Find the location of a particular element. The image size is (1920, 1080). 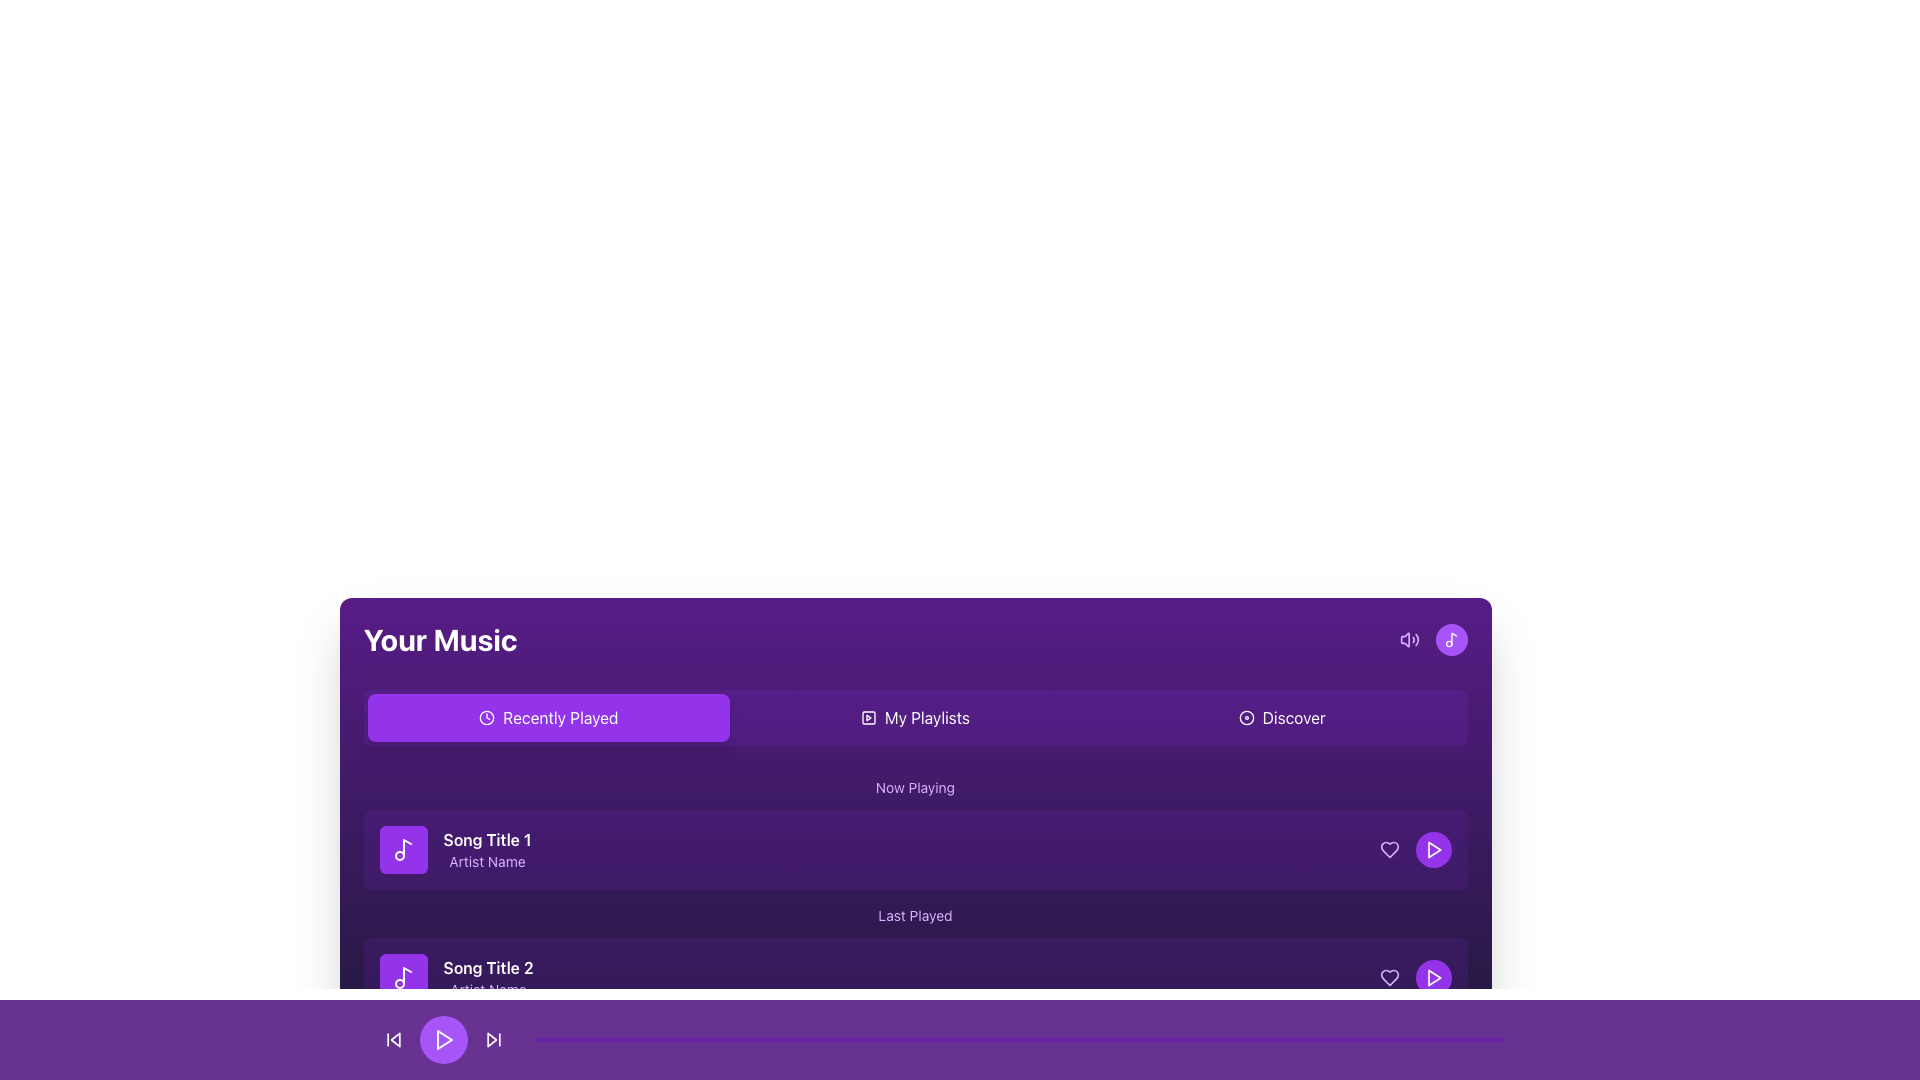

the circular button with a purple background and a white play icon at its center to play the media is located at coordinates (443, 1039).